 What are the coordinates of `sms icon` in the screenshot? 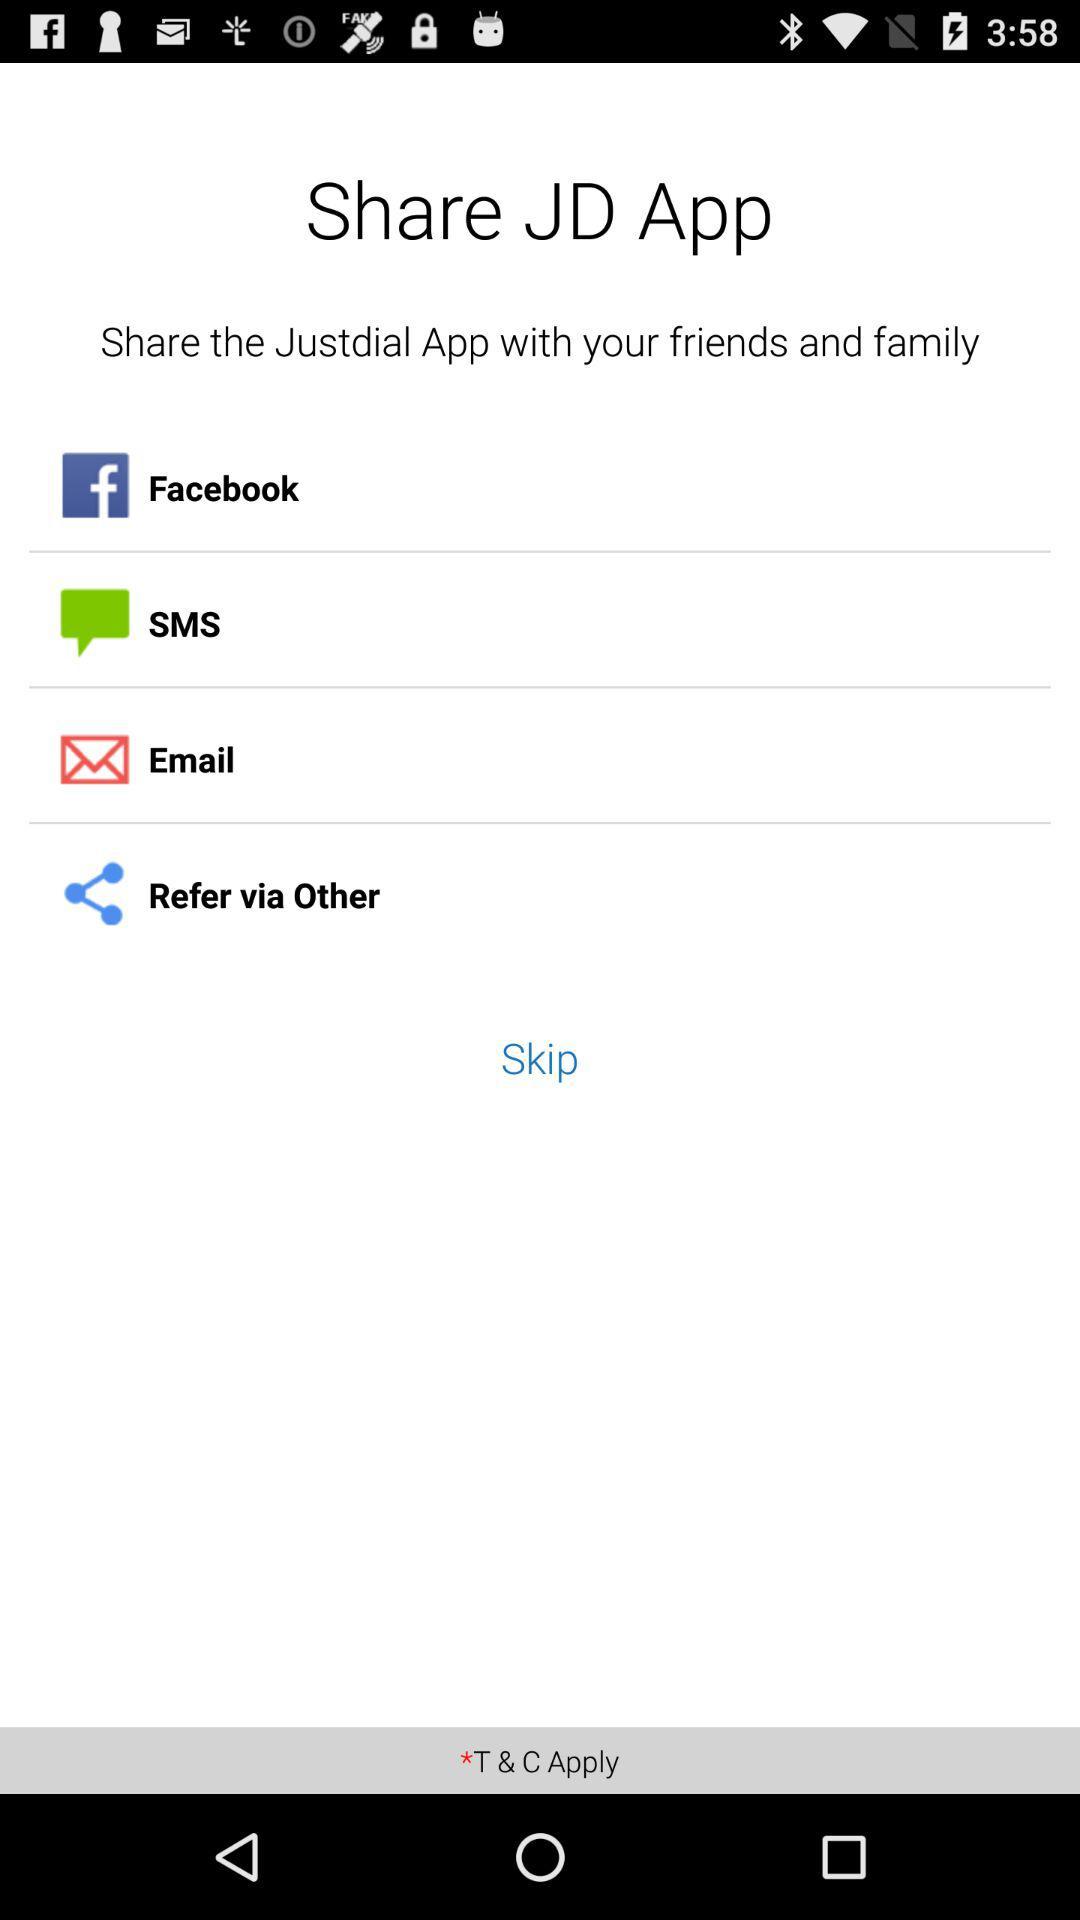 It's located at (540, 622).